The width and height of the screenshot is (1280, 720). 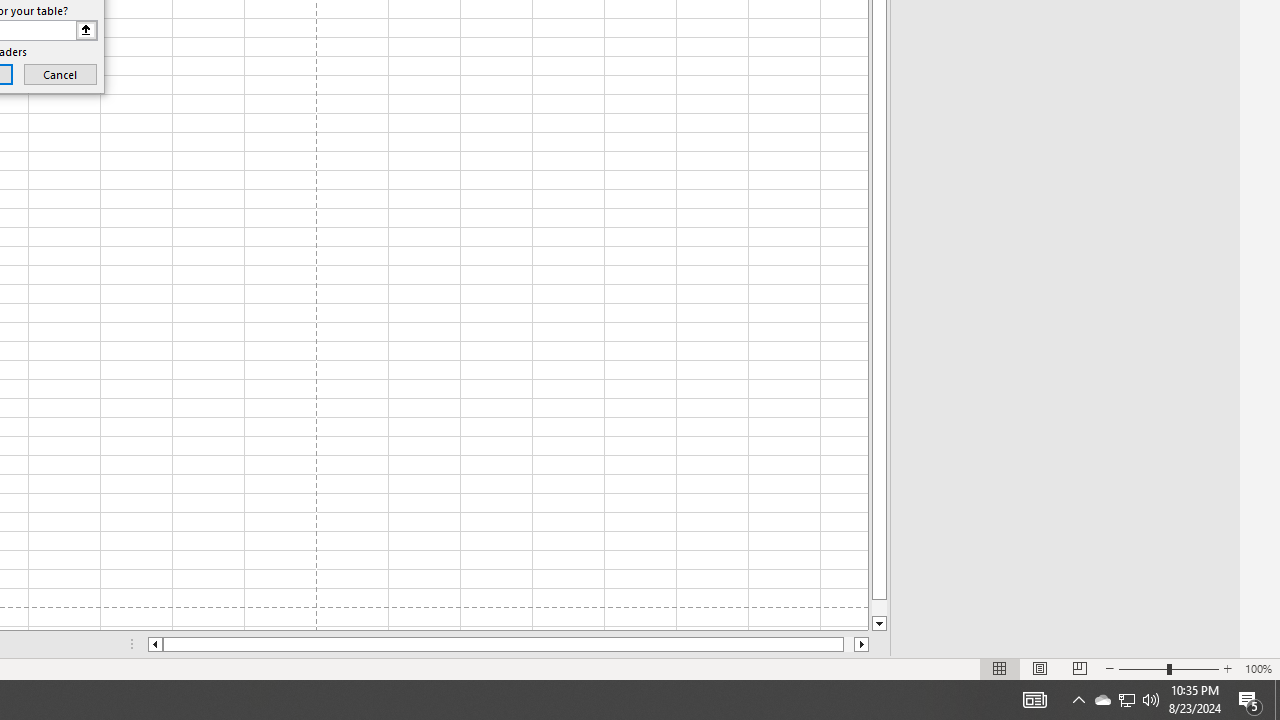 What do you see at coordinates (879, 607) in the screenshot?
I see `'Page down'` at bounding box center [879, 607].